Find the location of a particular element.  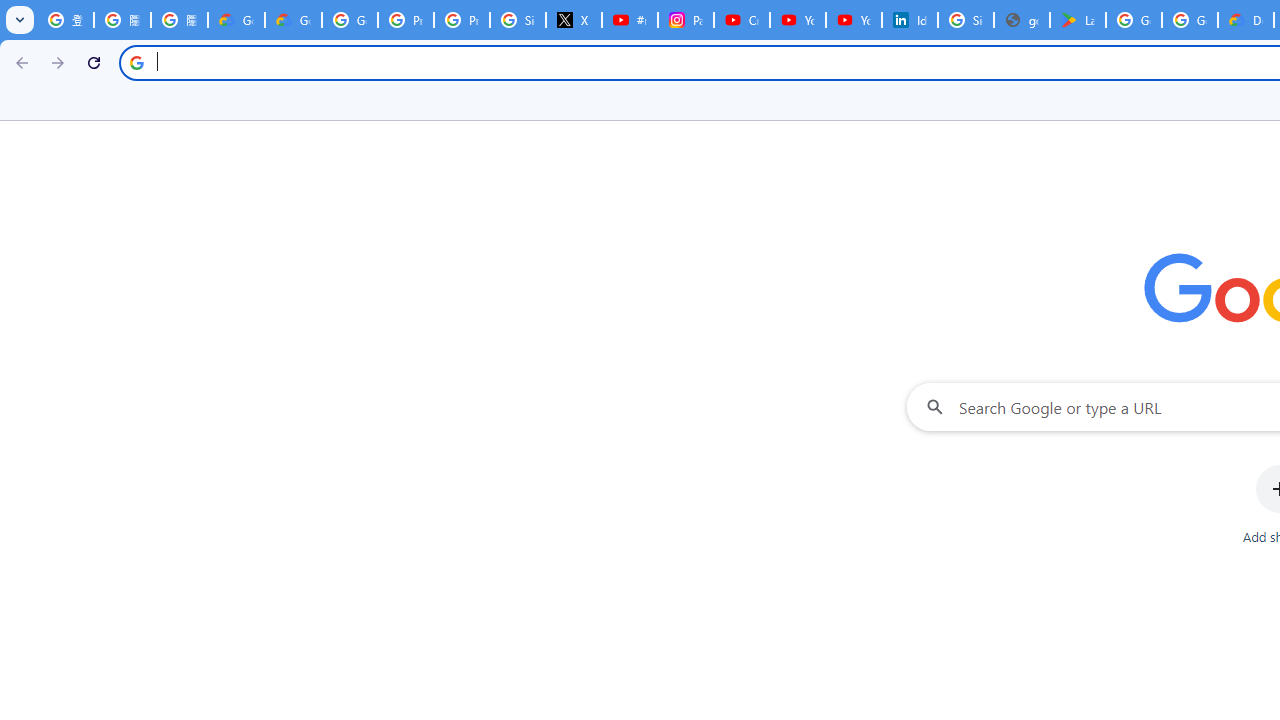

'Last Shelter: Survival - Apps on Google Play' is located at coordinates (1076, 20).